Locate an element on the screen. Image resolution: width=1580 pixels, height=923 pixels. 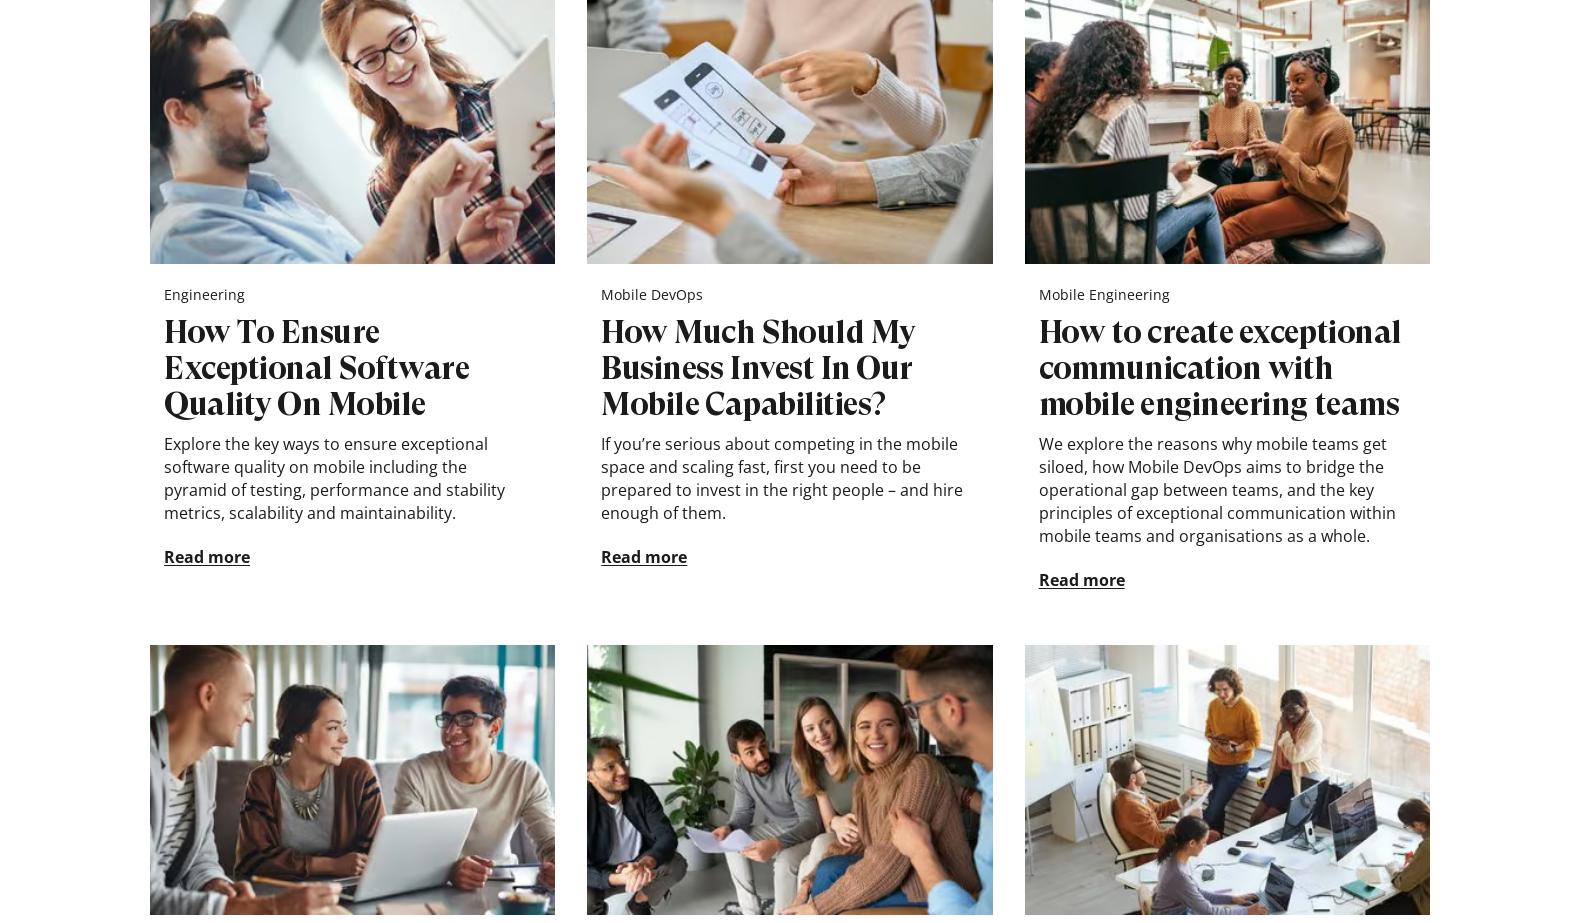
'Schönhauser Allee 163,' is located at coordinates (542, 817).